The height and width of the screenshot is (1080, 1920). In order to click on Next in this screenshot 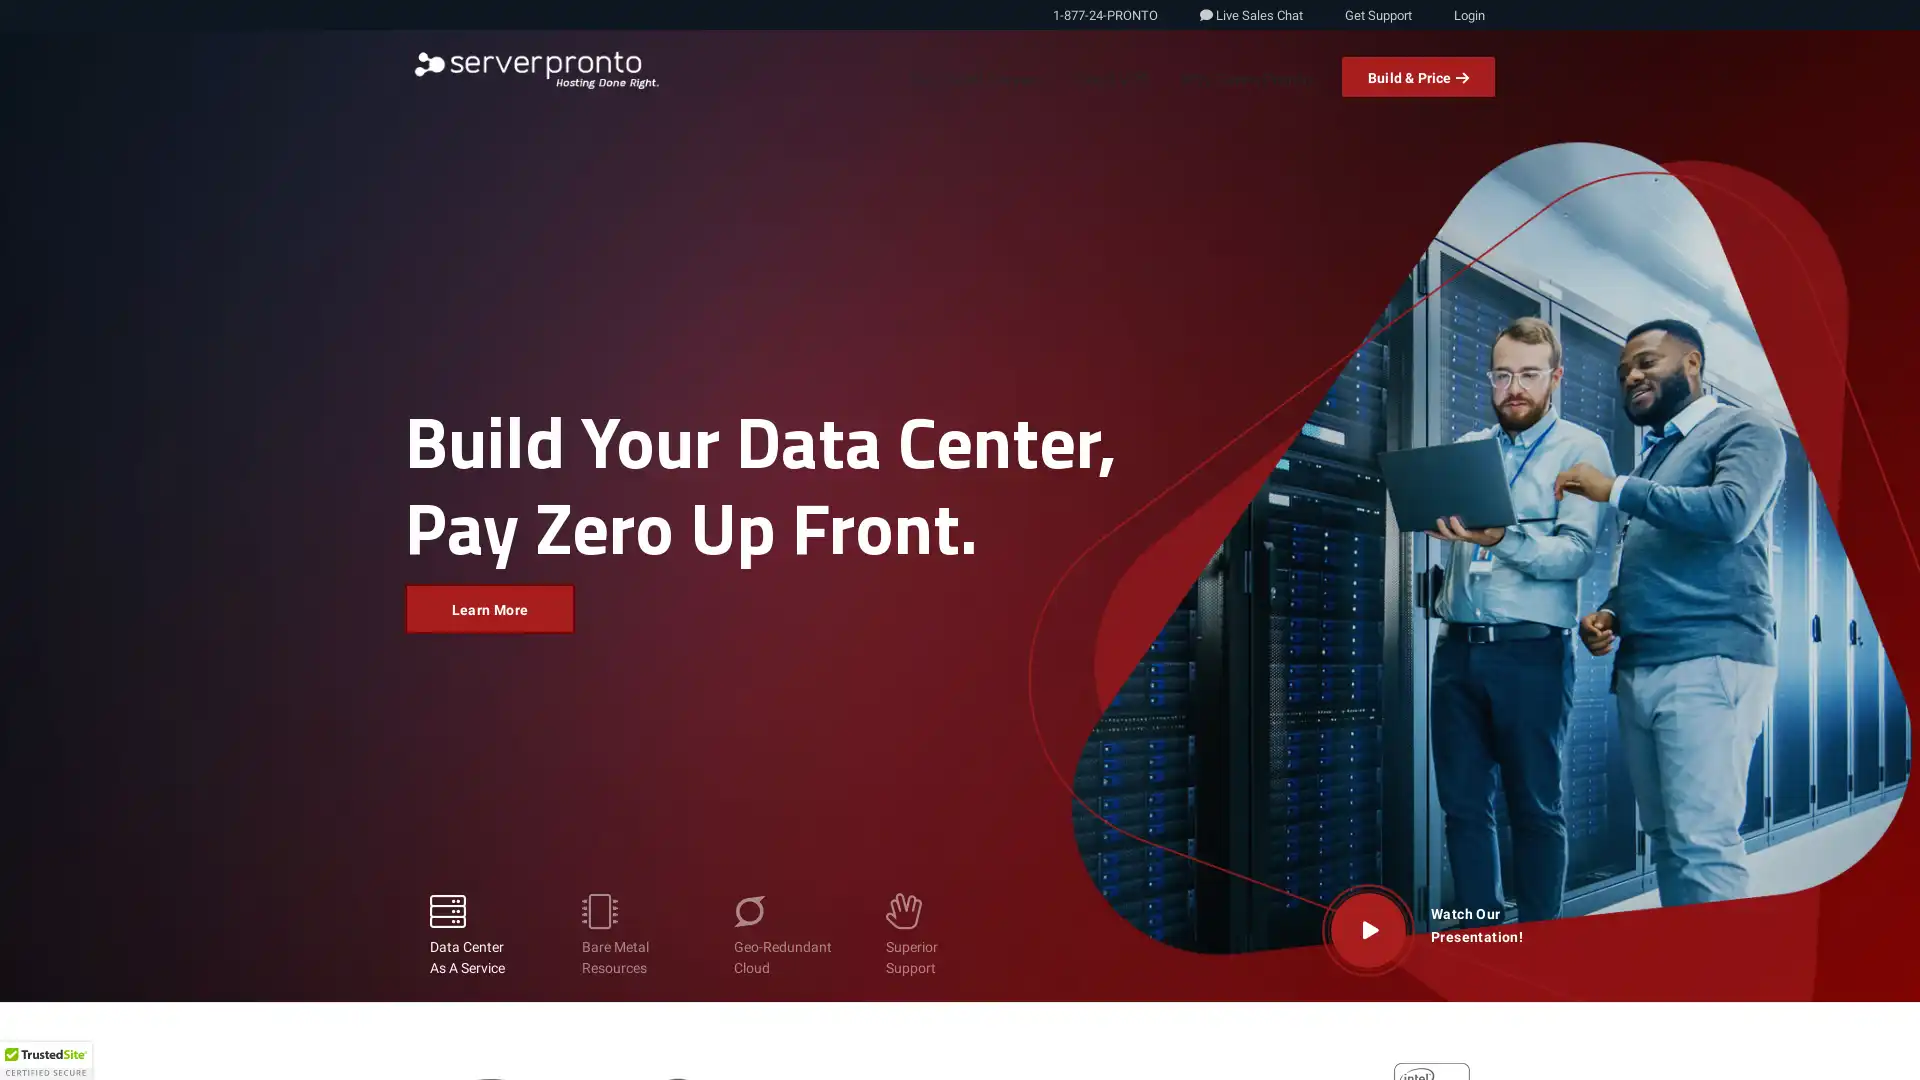, I will do `click(1856, 535)`.